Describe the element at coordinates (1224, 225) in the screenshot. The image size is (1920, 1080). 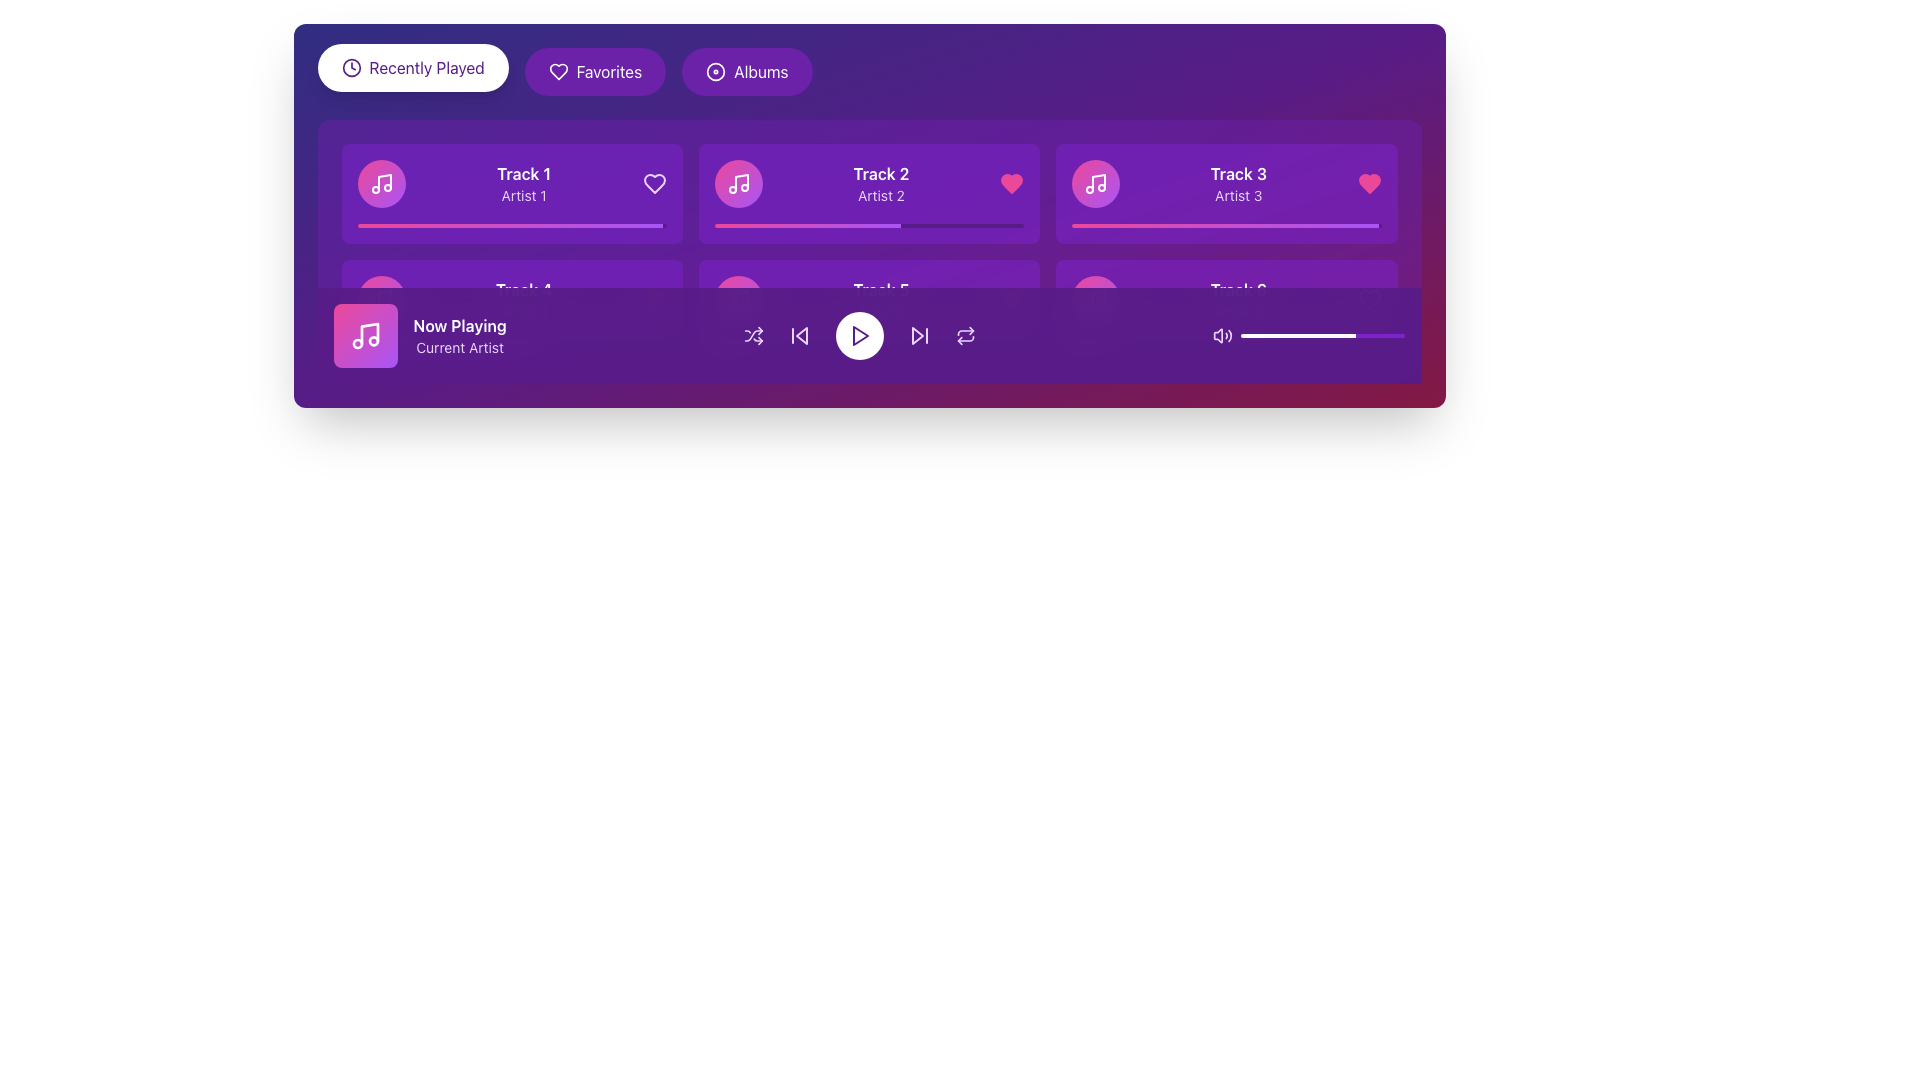
I see `the progress bar in 'Track 3' by 'Artist 3', which is a horizontal gradient bar transitioning from pink to purple` at that location.